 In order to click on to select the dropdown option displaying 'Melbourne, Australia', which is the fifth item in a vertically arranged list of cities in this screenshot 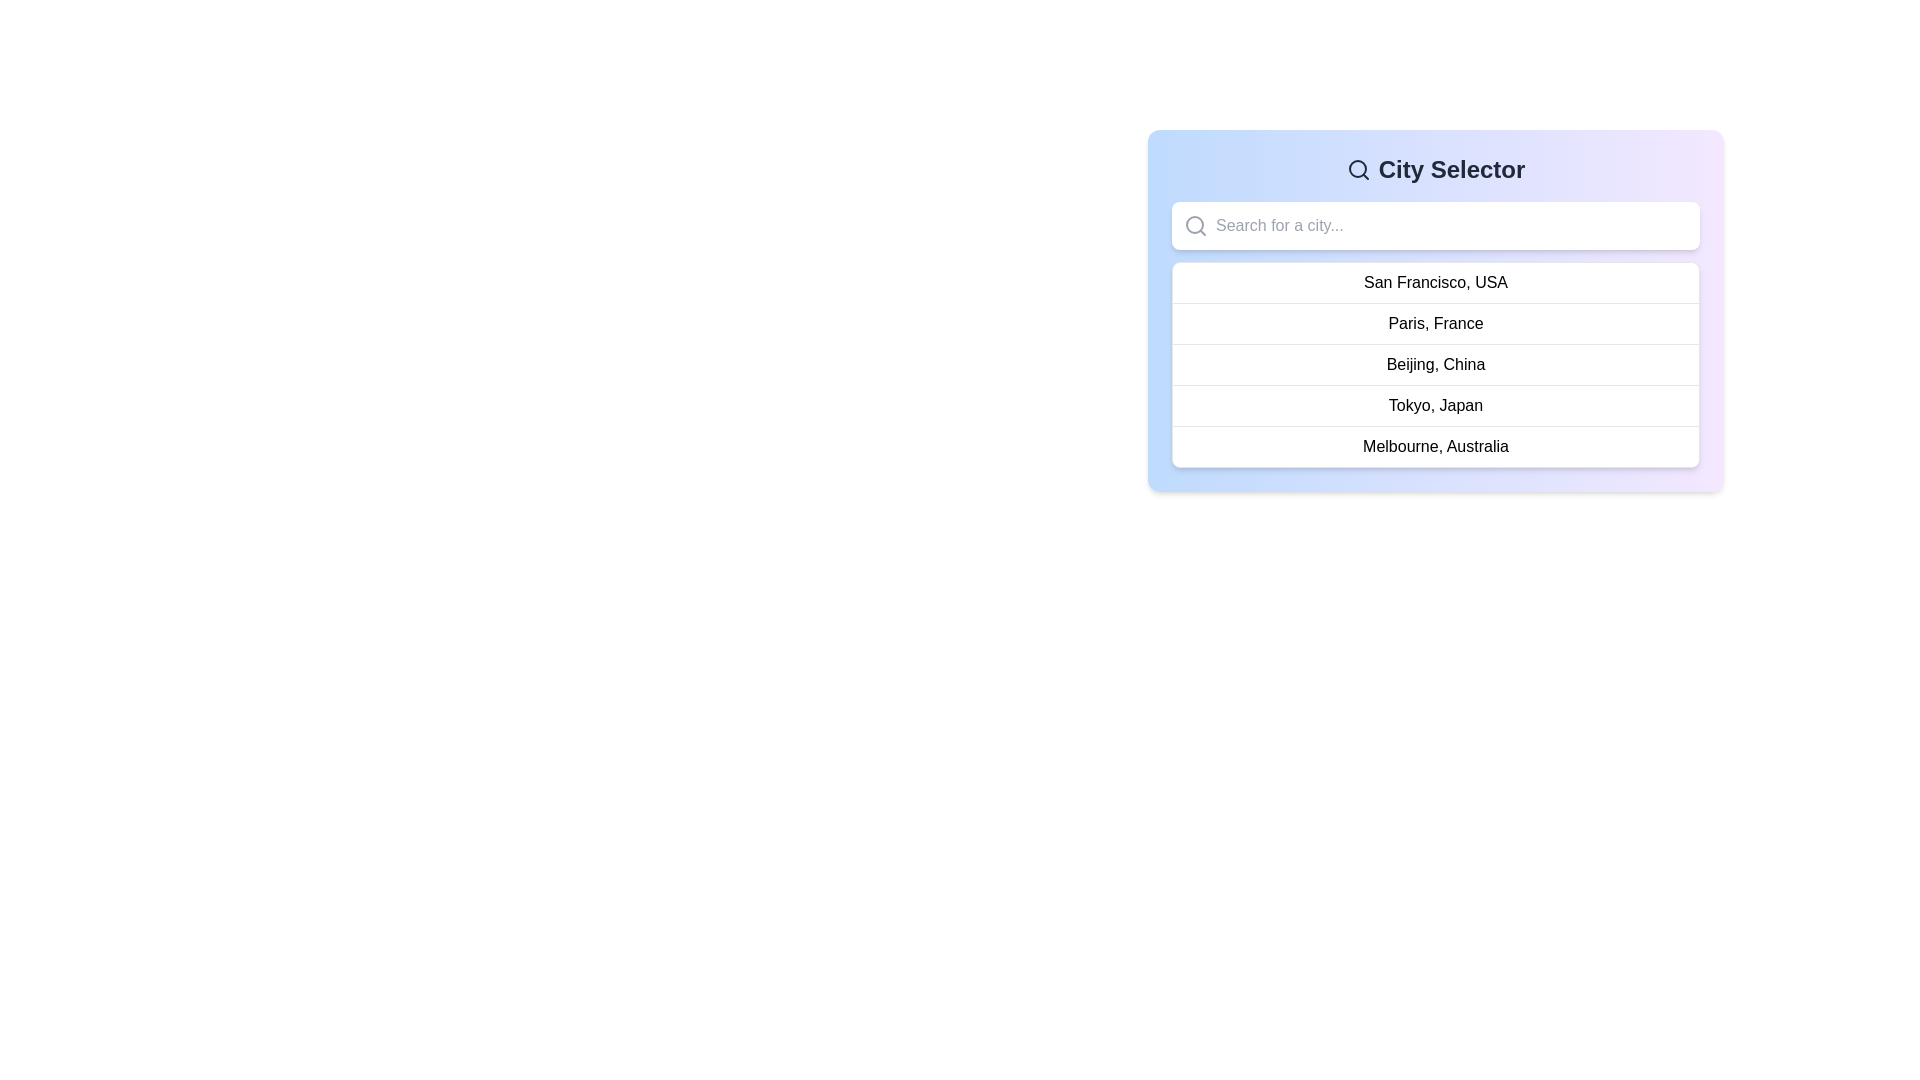, I will do `click(1434, 445)`.